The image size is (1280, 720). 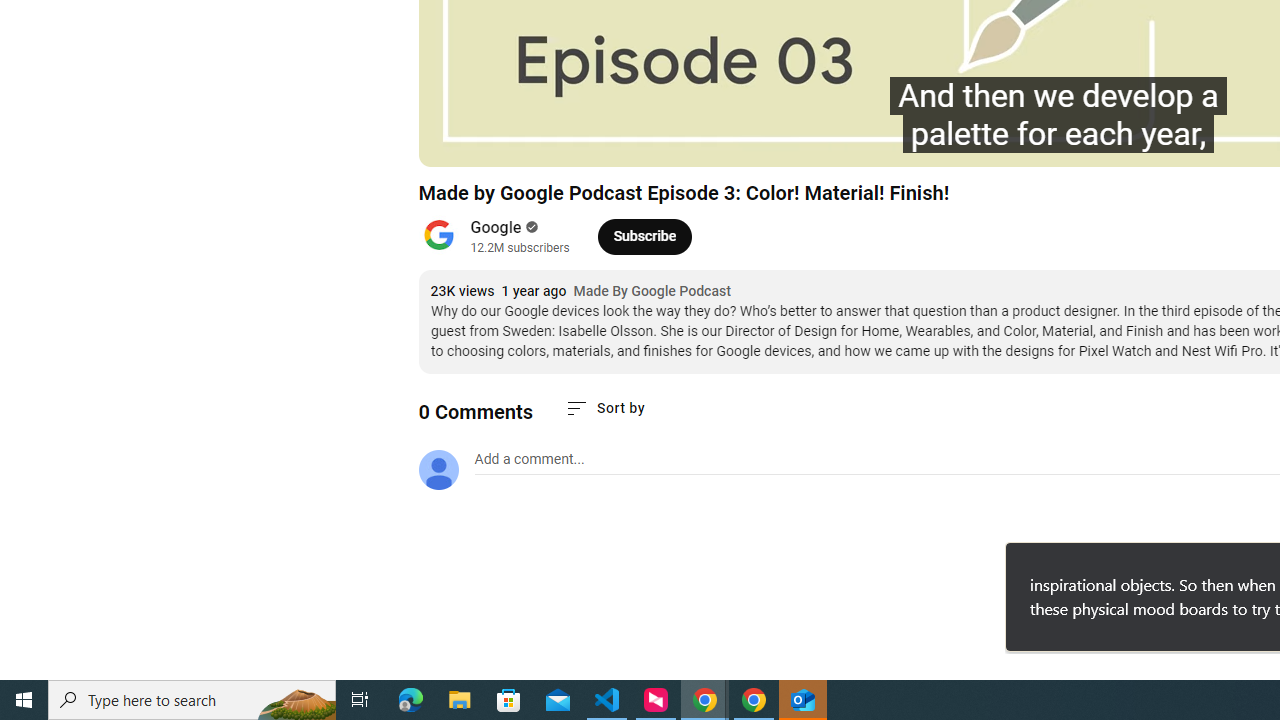 I want to click on 'Made By Google Podcast', so click(x=652, y=291).